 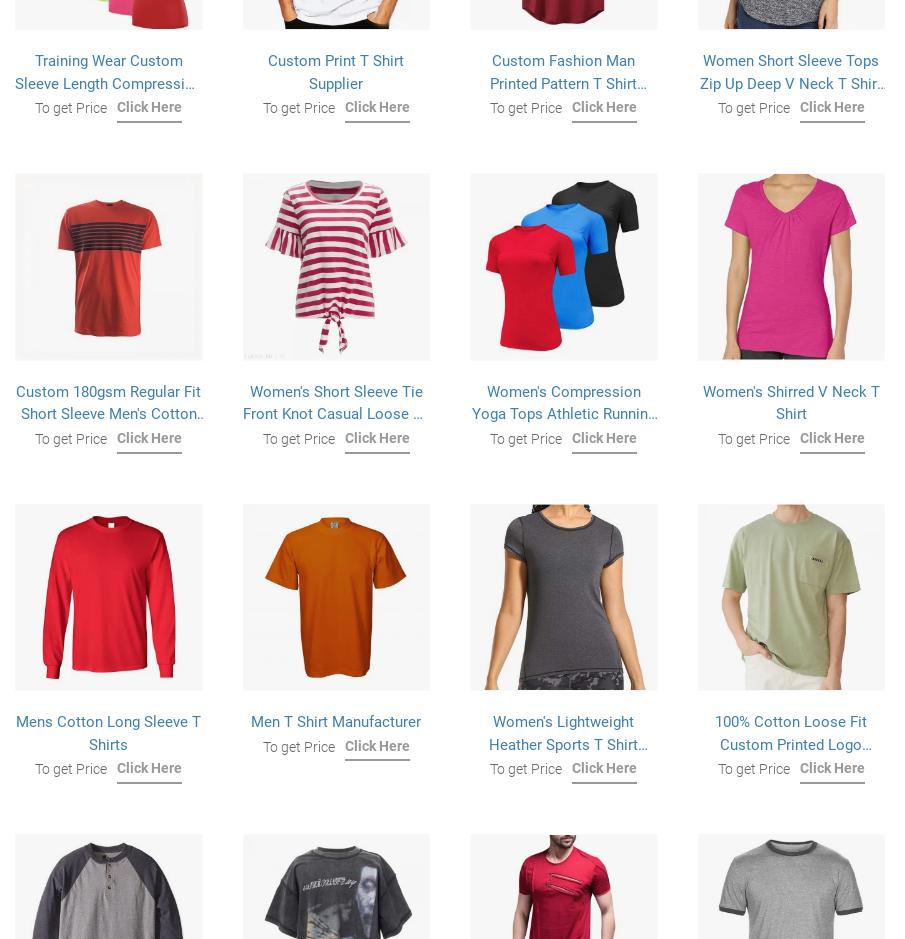 What do you see at coordinates (107, 94) in the screenshot?
I see `'Training Wear Custom Sleeve Length Compression Rash Guard Compression Shirts For Women's'` at bounding box center [107, 94].